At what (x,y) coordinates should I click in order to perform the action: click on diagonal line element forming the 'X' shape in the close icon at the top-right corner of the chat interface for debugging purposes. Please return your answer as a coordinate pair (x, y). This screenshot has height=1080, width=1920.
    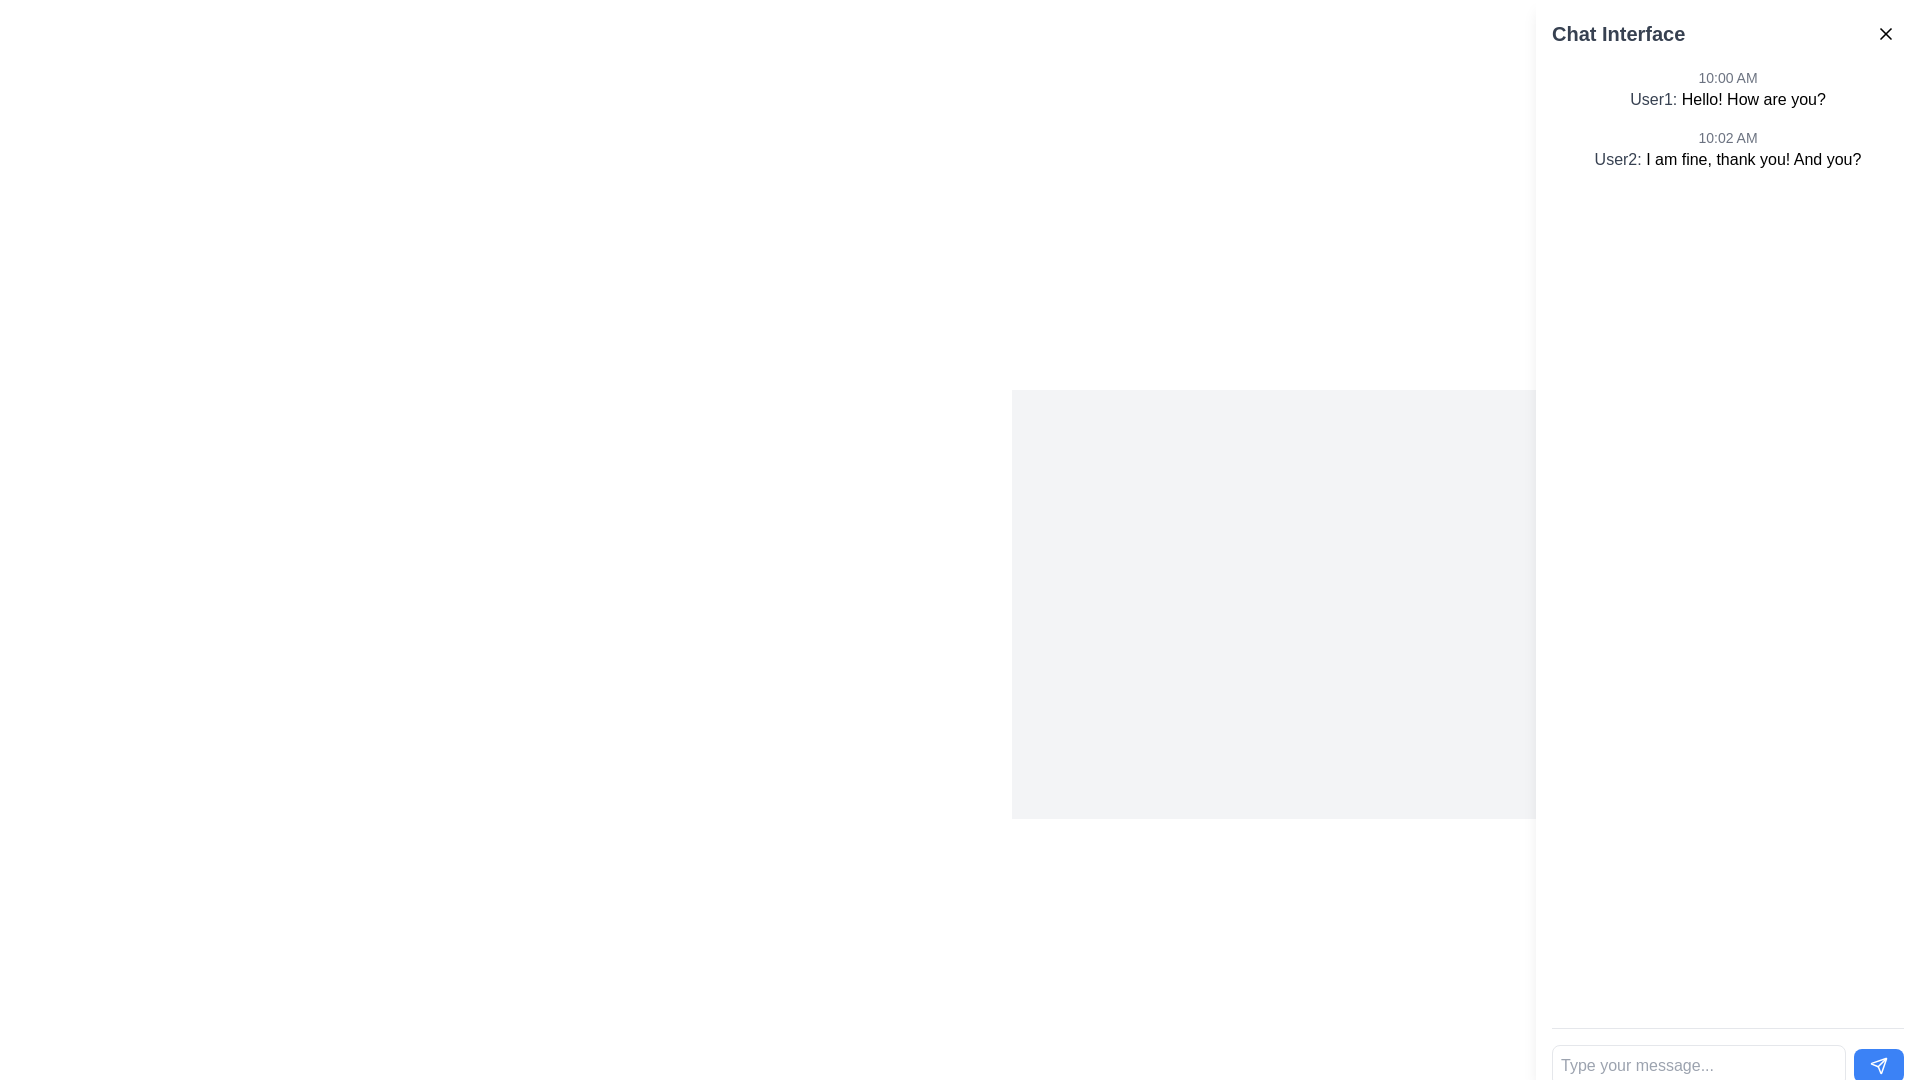
    Looking at the image, I should click on (1885, 34).